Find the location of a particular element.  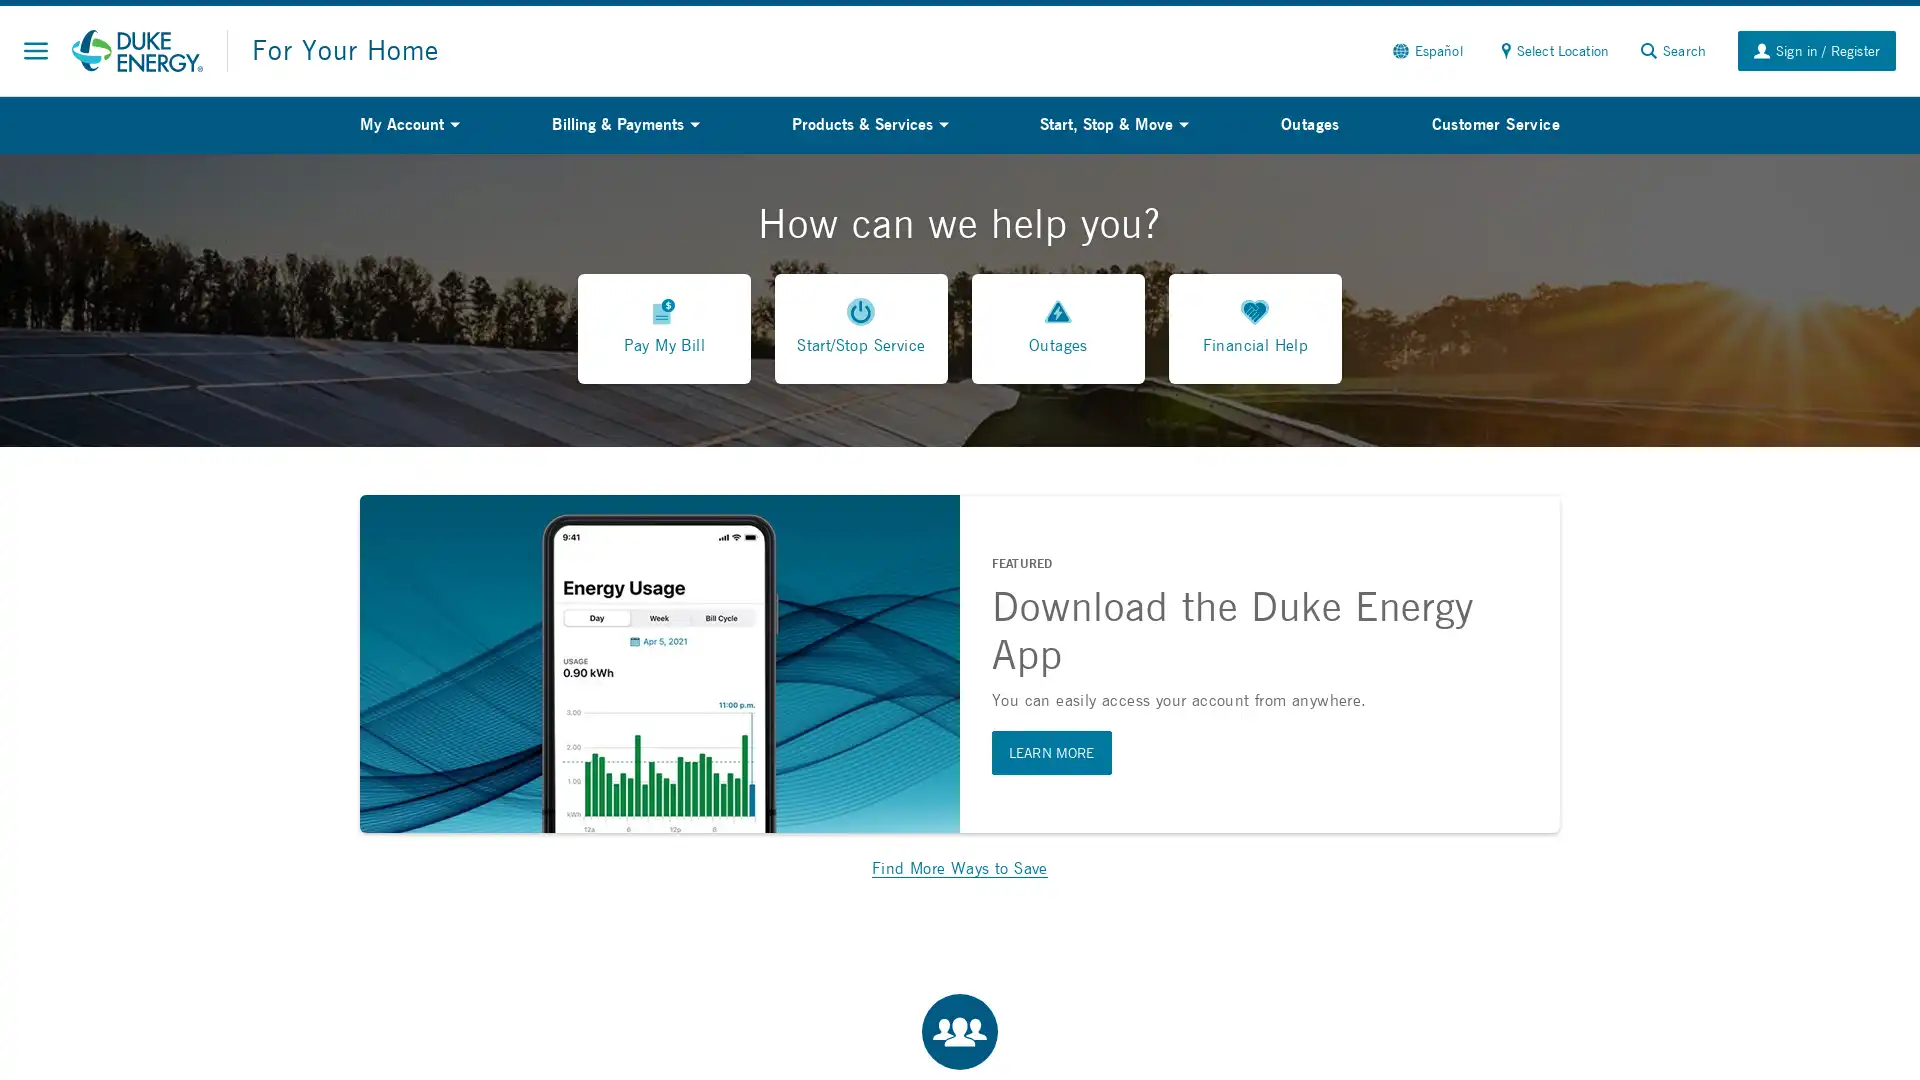

Espanol is located at coordinates (1425, 49).